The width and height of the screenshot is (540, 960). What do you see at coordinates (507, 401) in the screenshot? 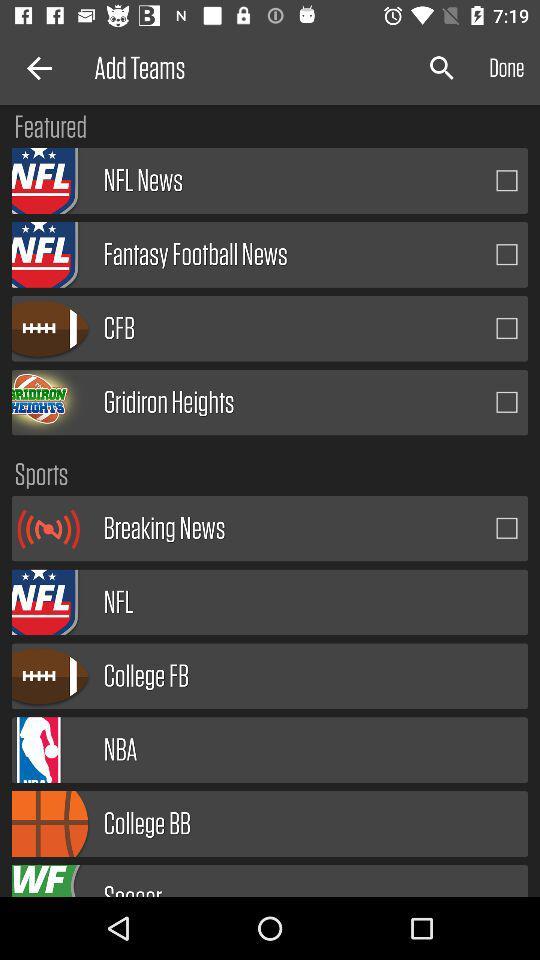
I see `item` at bounding box center [507, 401].